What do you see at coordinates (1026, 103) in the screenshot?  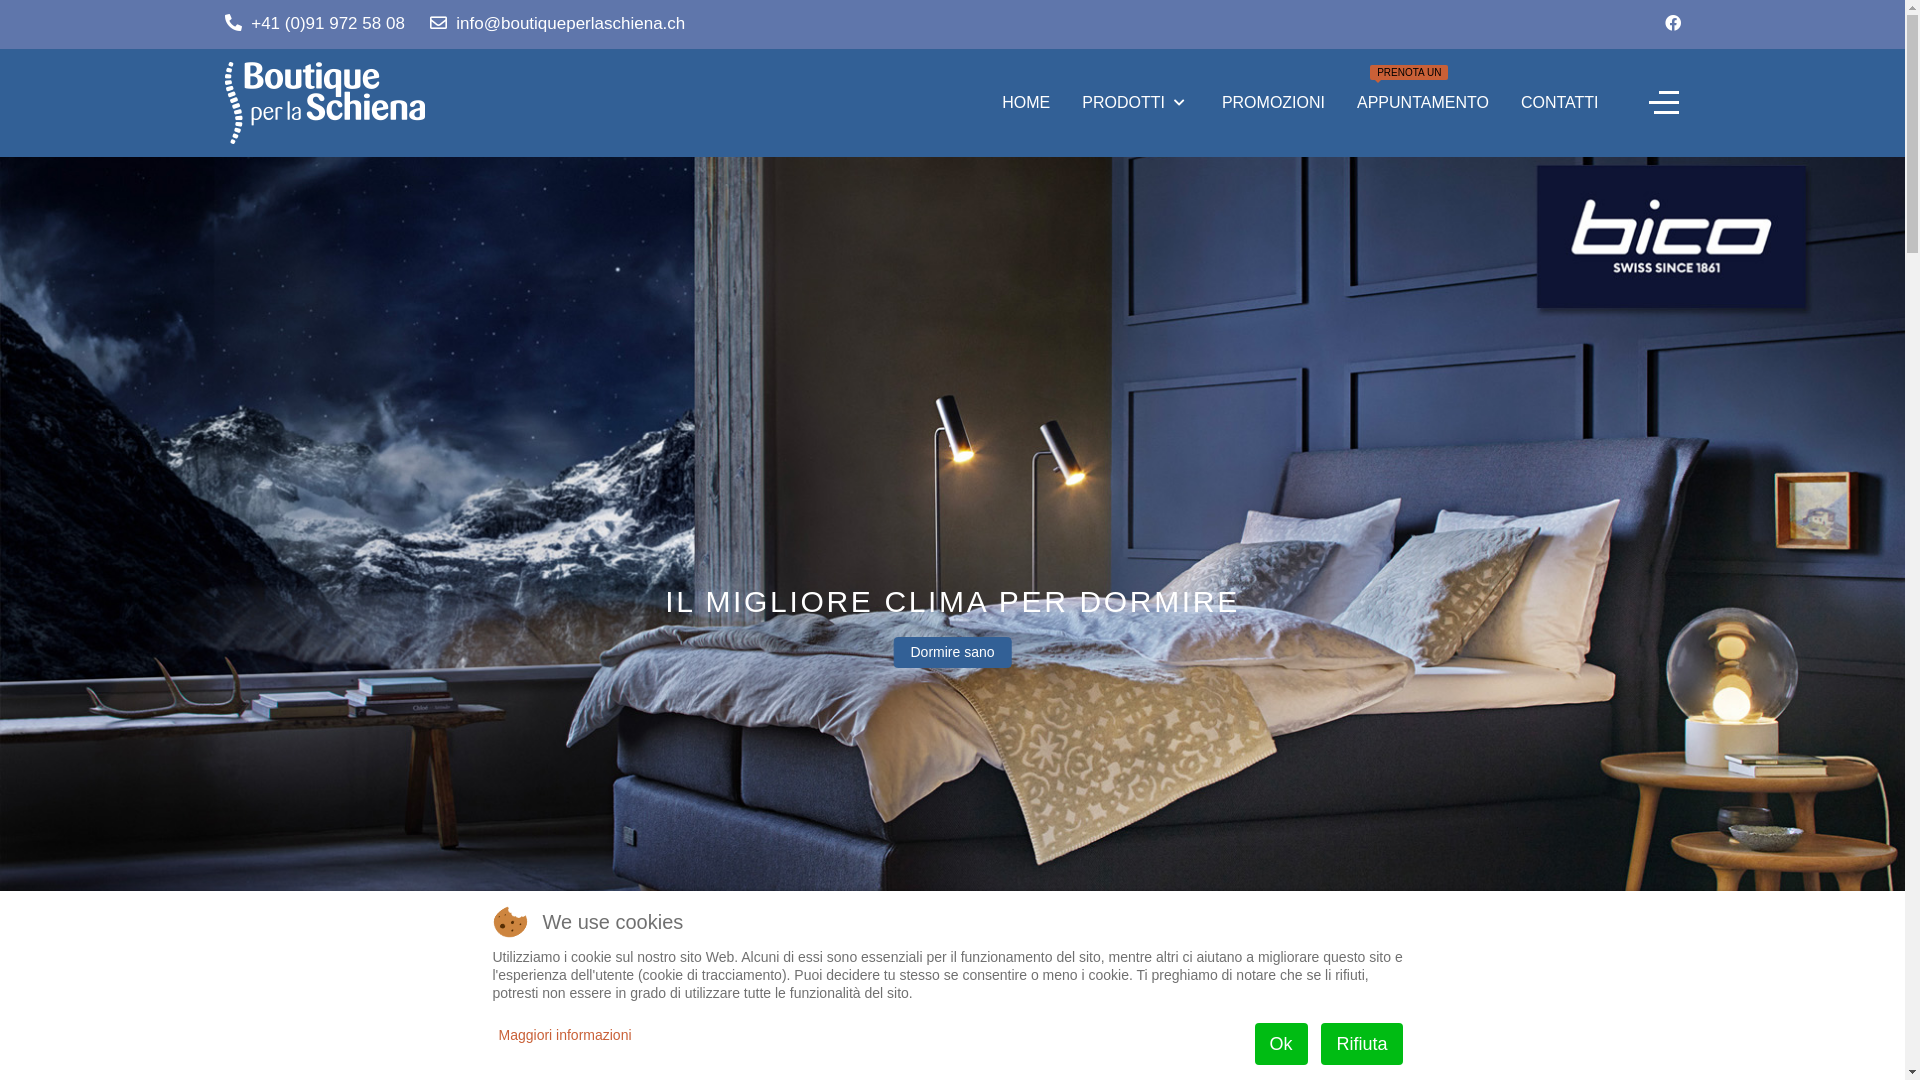 I see `'HOME'` at bounding box center [1026, 103].